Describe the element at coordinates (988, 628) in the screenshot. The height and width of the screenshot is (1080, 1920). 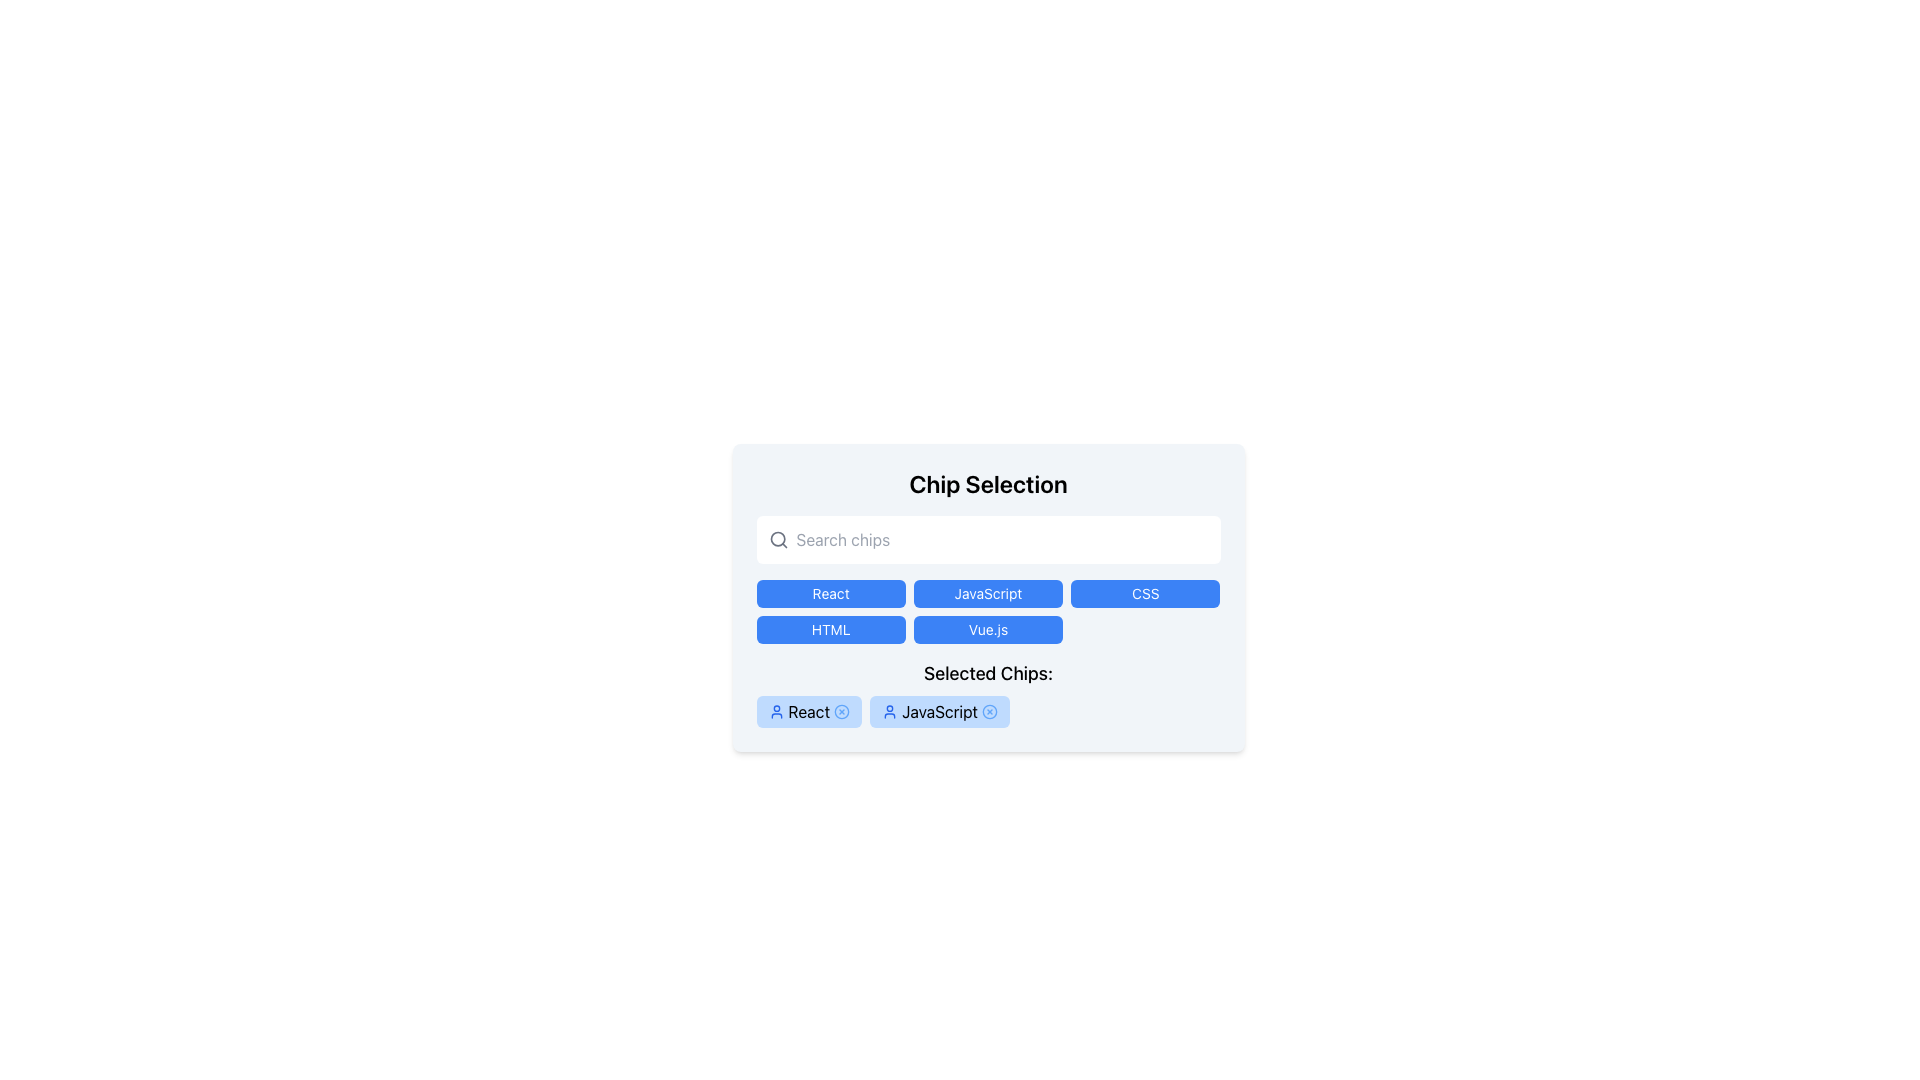
I see `the fifth button in the bottom-right corner of the grid layout` at that location.